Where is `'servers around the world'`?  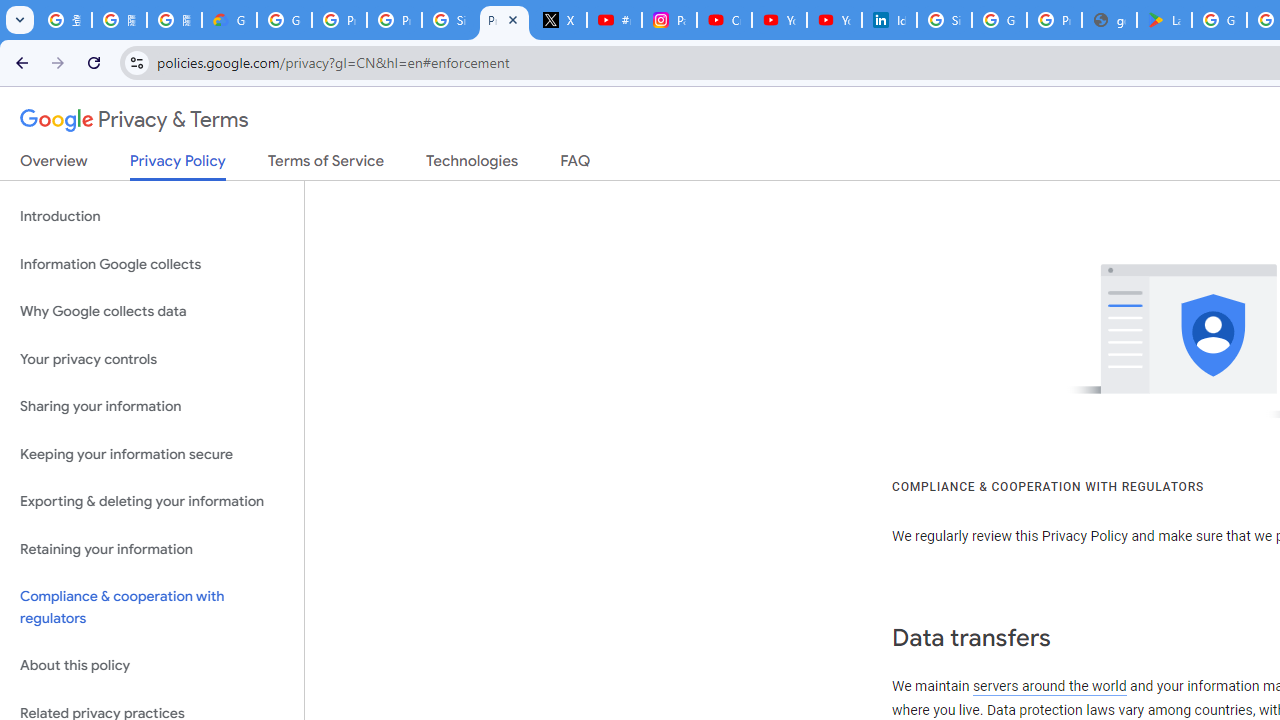
'servers around the world' is located at coordinates (1047, 685).